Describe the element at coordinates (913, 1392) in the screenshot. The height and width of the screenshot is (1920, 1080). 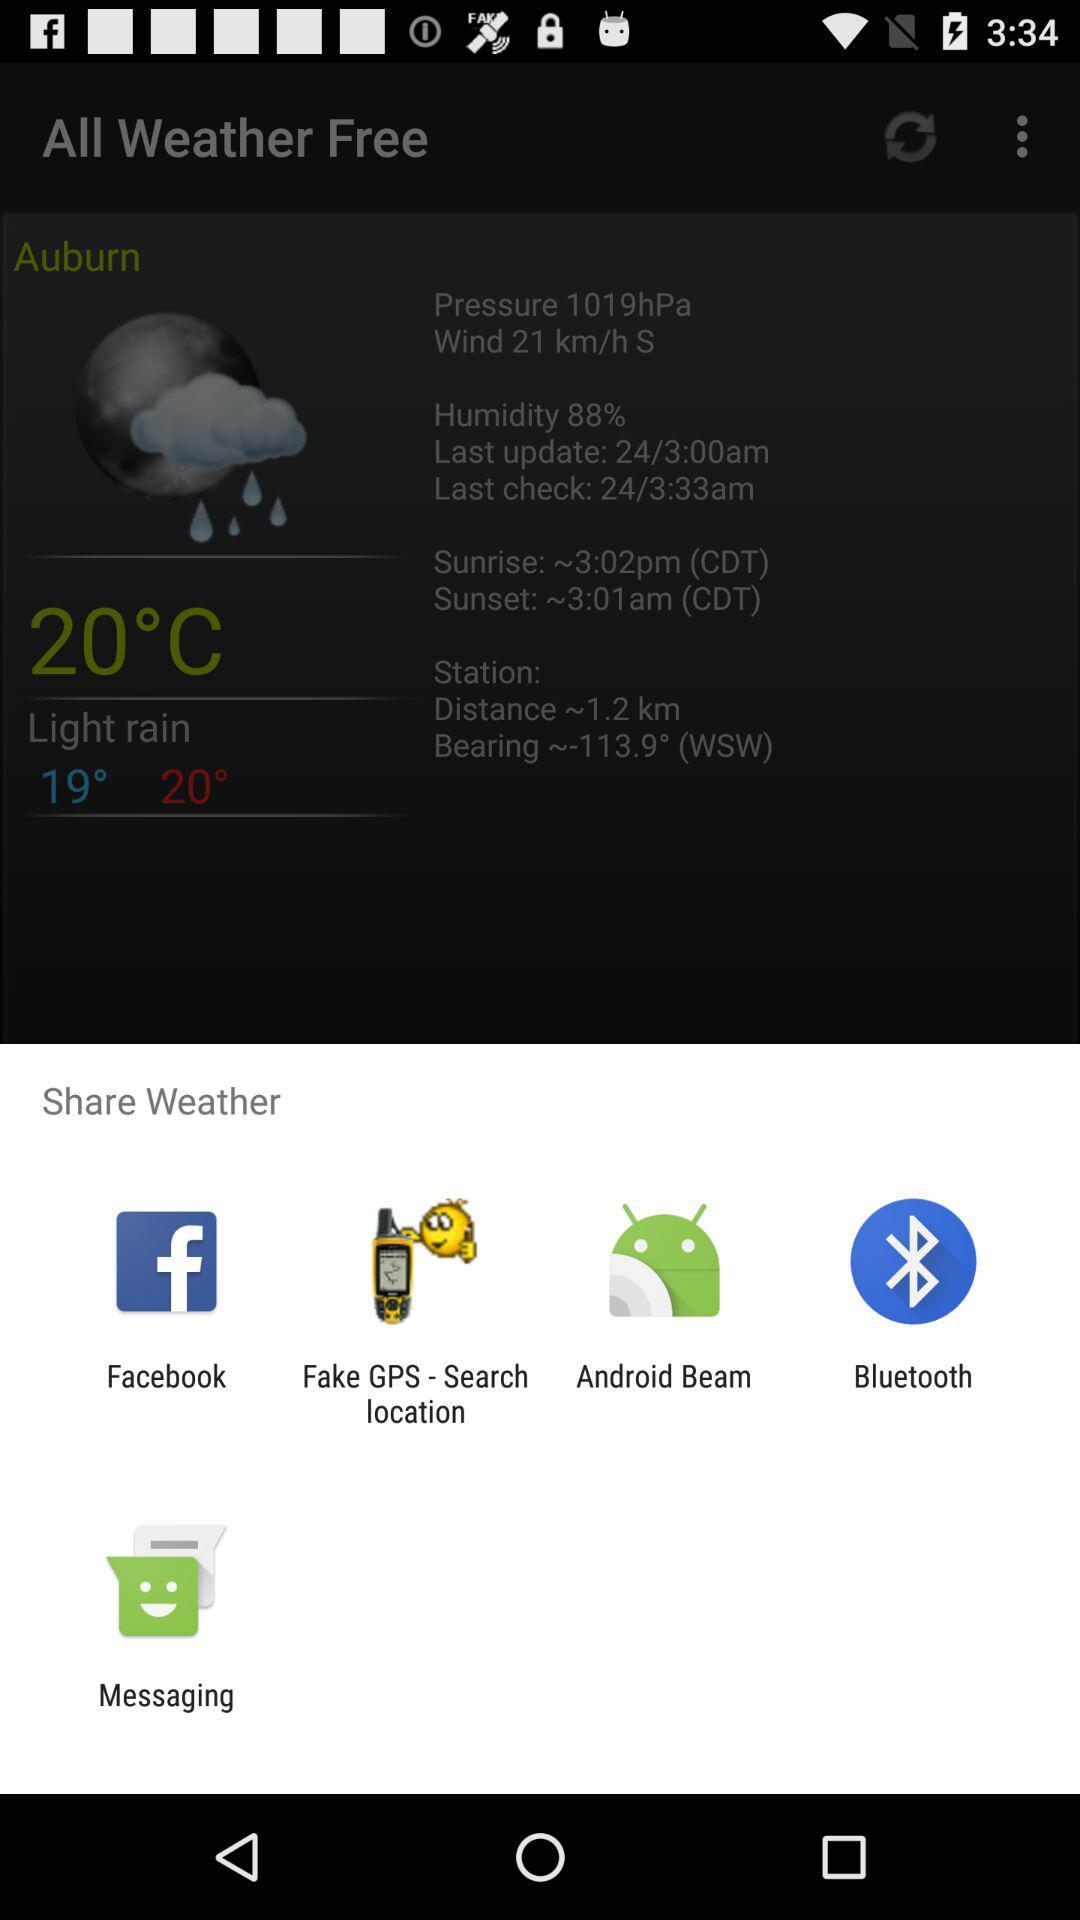
I see `item at the bottom right corner` at that location.